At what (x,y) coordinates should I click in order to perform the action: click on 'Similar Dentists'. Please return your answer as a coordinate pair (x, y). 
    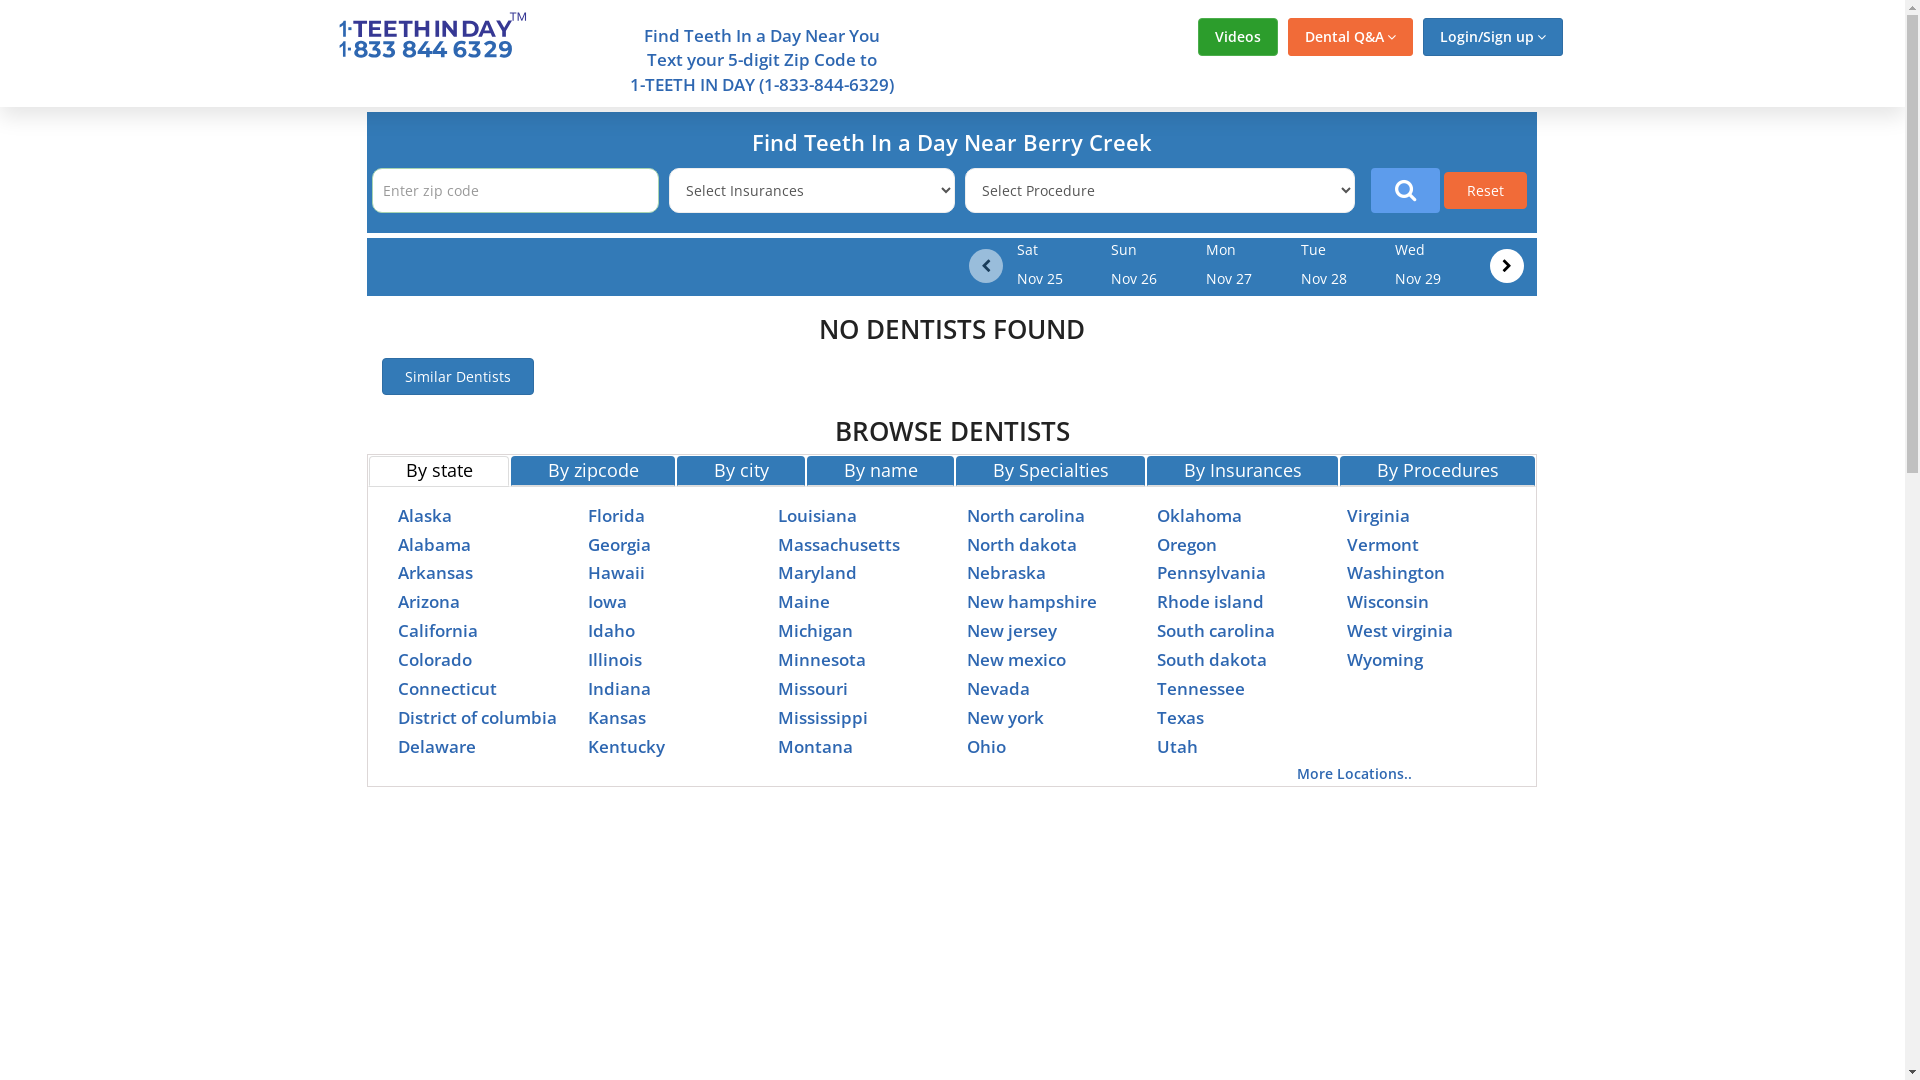
    Looking at the image, I should click on (456, 376).